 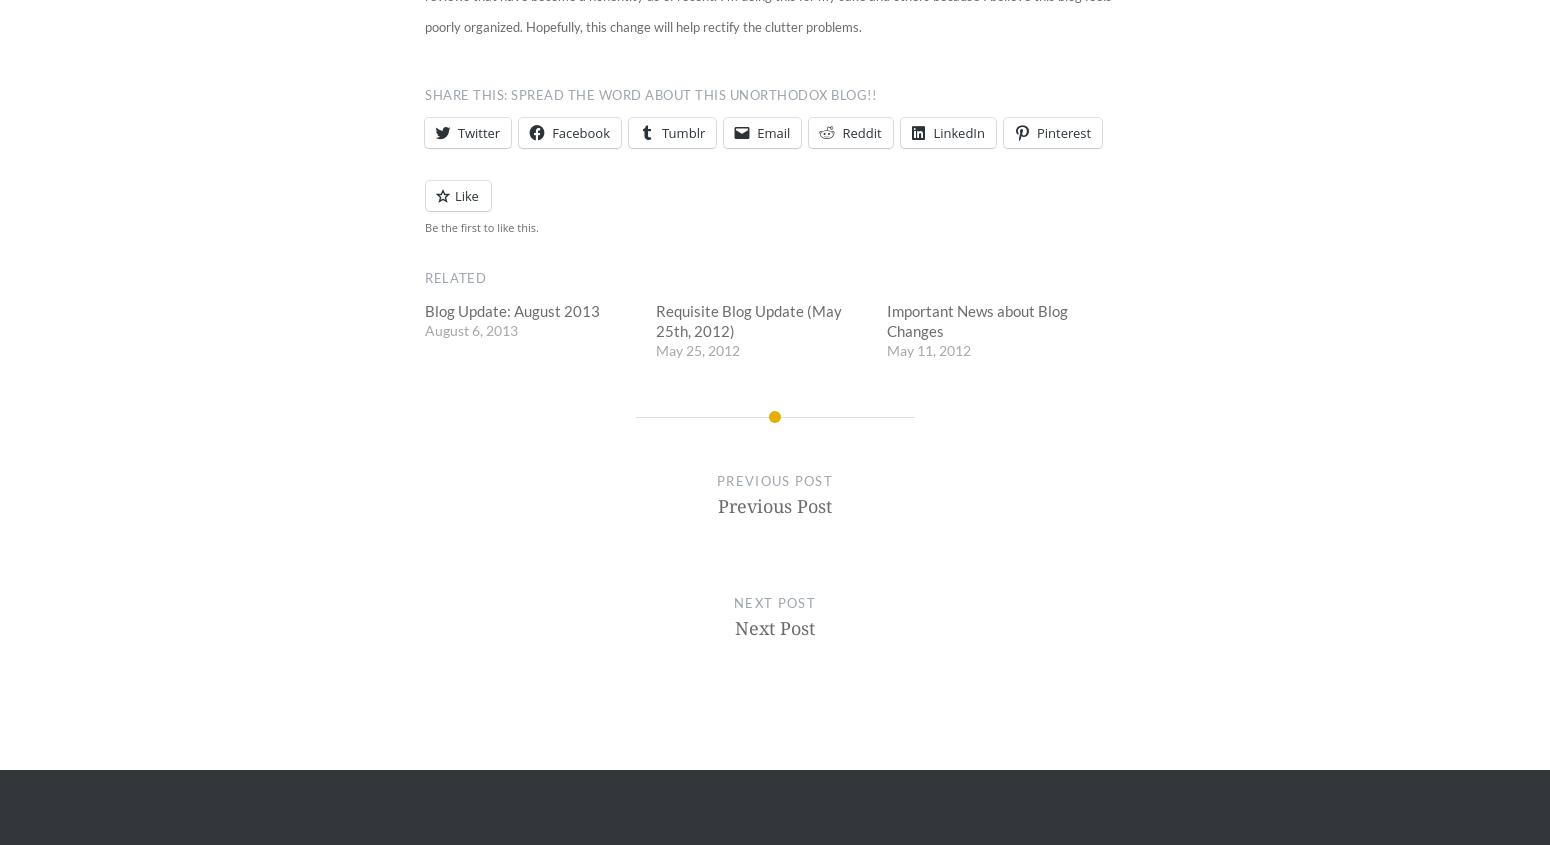 What do you see at coordinates (1063, 133) in the screenshot?
I see `'Pinterest'` at bounding box center [1063, 133].